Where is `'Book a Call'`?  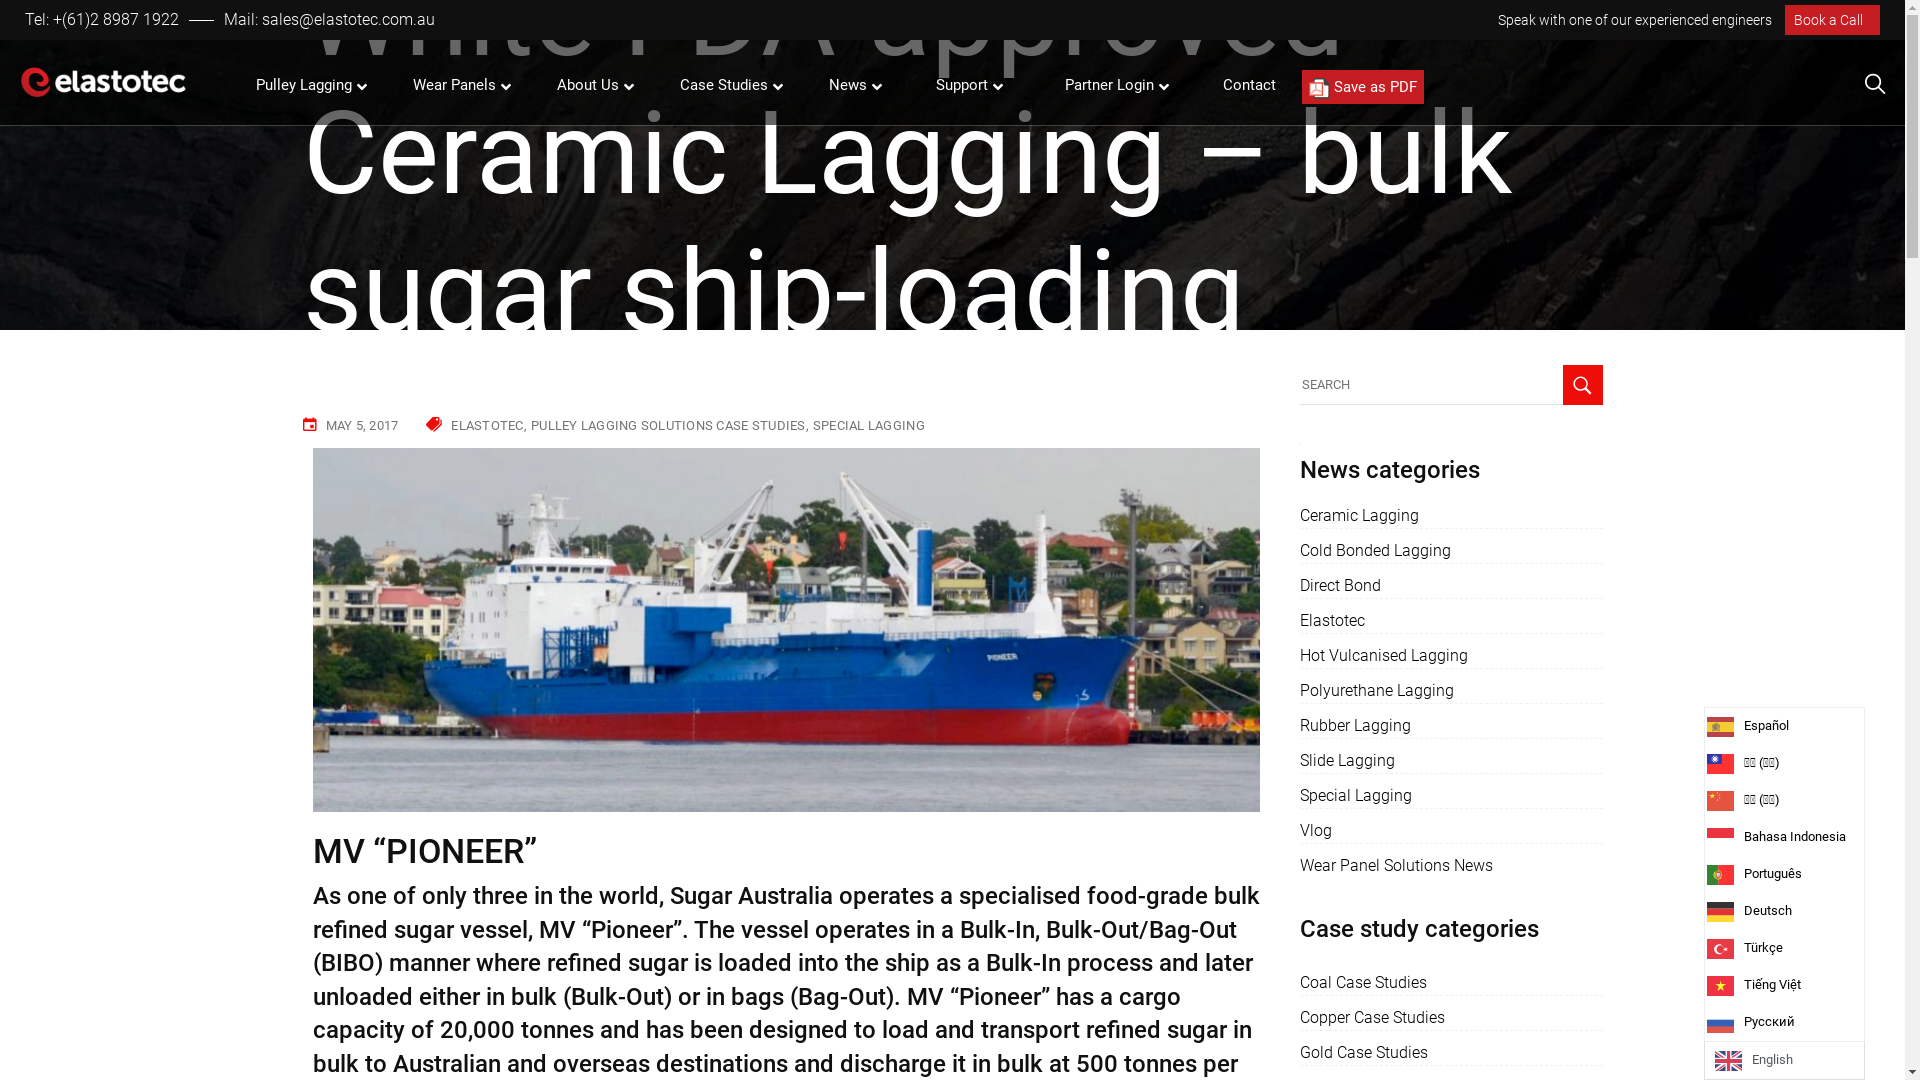 'Book a Call' is located at coordinates (1832, 19).